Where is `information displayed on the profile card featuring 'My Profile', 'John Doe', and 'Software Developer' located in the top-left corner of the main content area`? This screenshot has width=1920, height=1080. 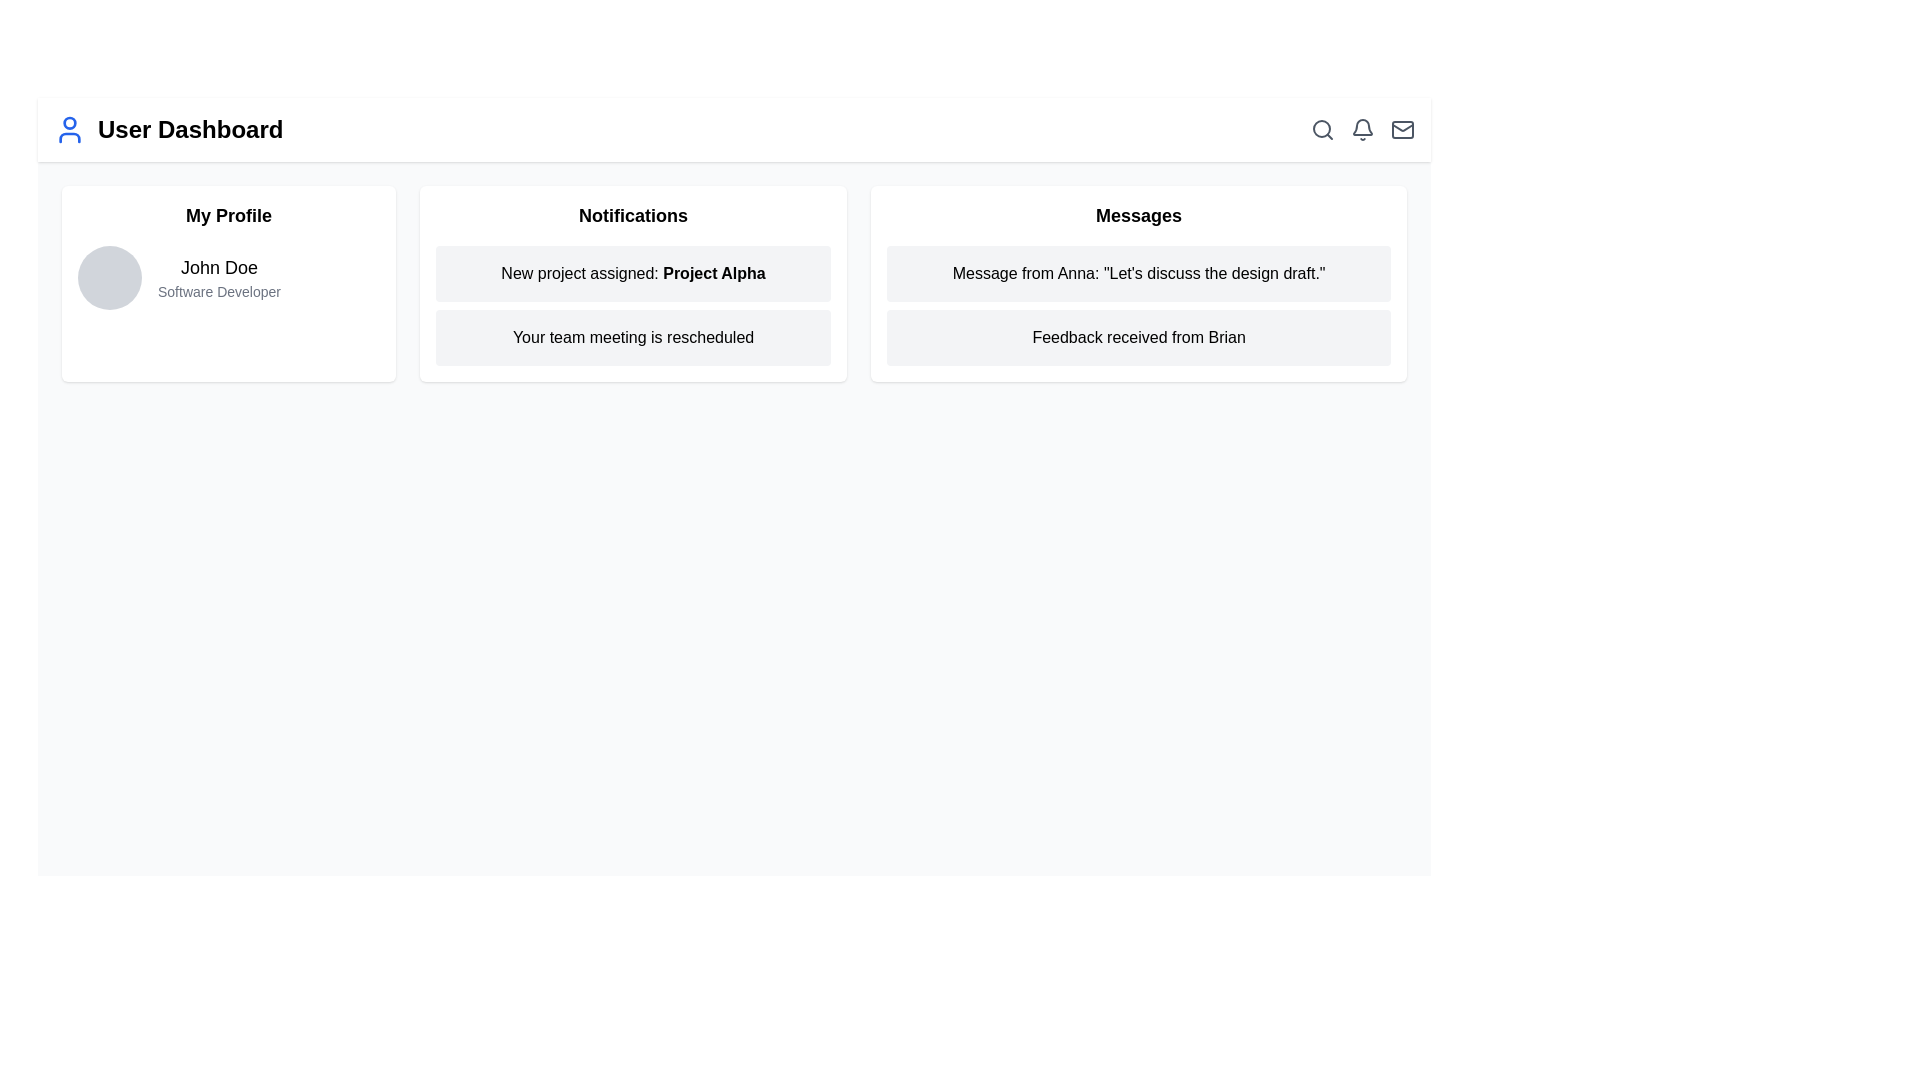 information displayed on the profile card featuring 'My Profile', 'John Doe', and 'Software Developer' located in the top-left corner of the main content area is located at coordinates (228, 284).